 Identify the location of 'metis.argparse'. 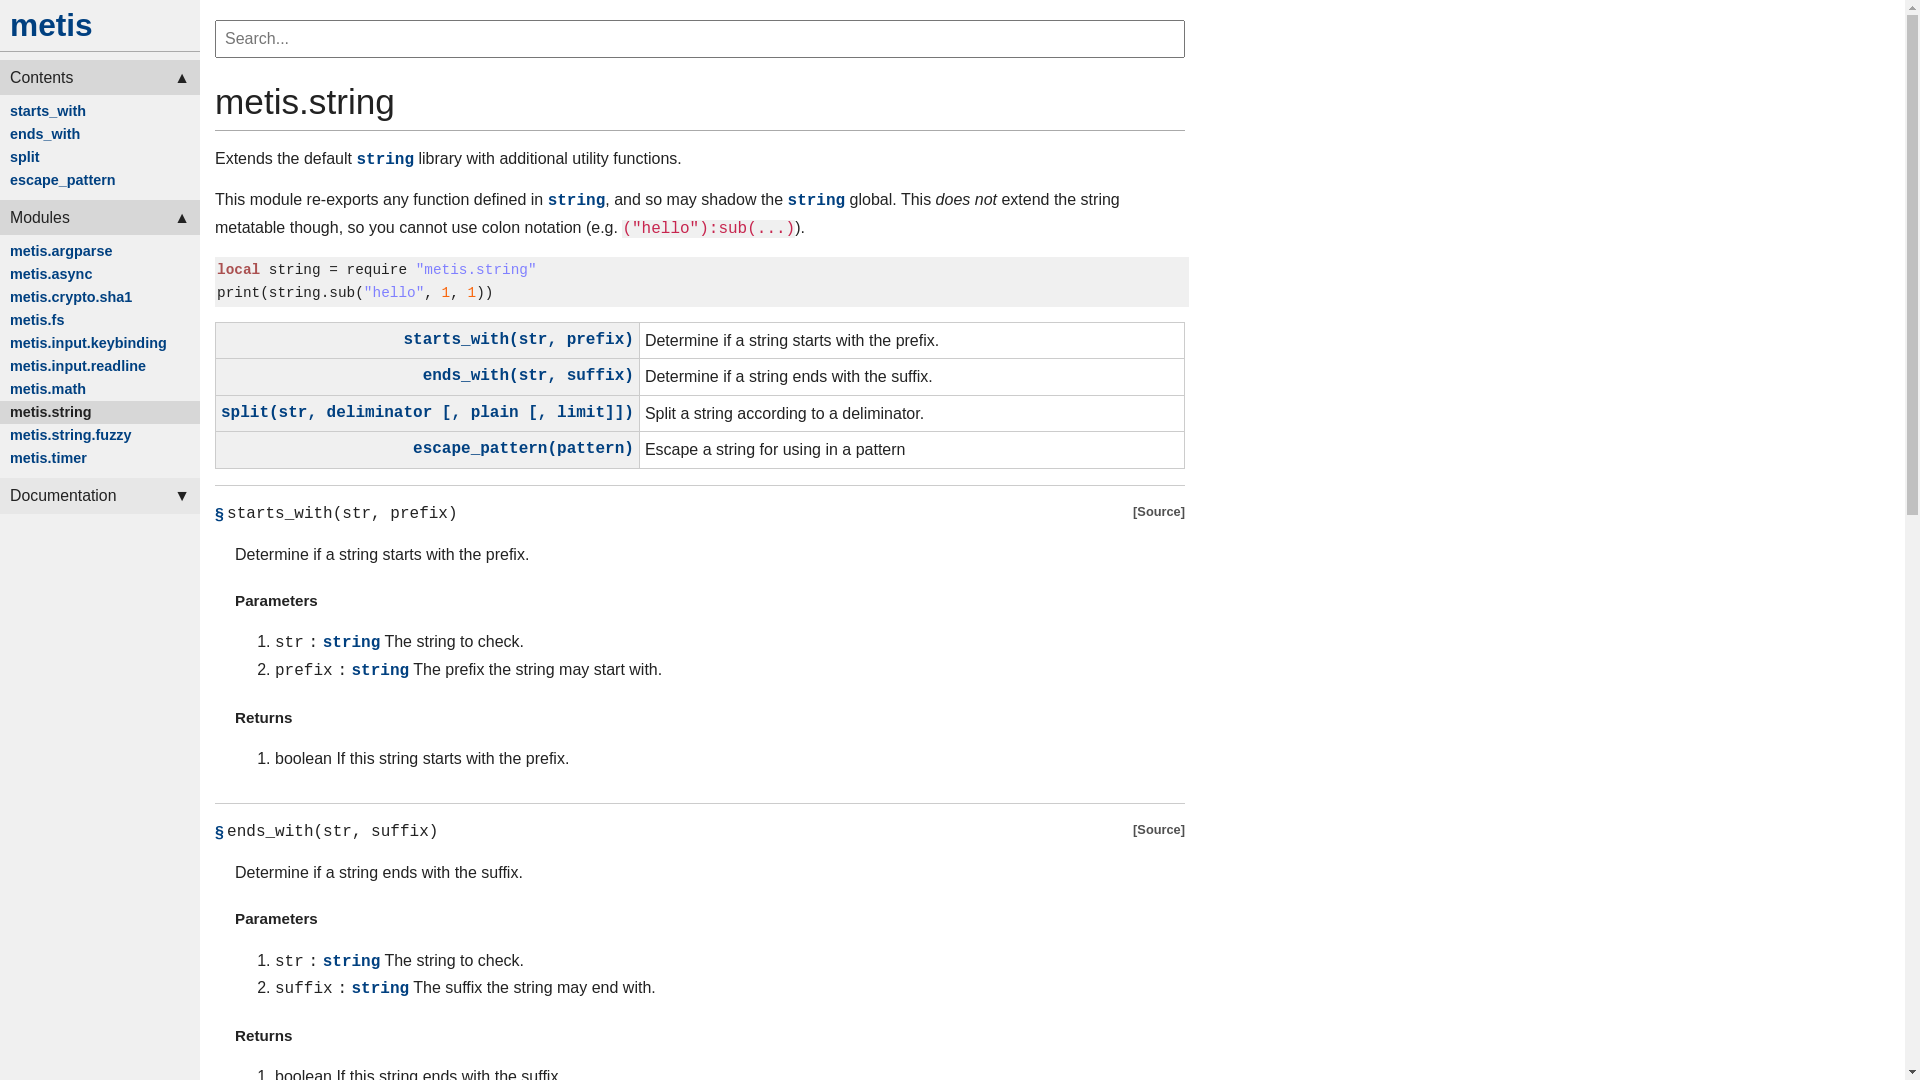
(0, 250).